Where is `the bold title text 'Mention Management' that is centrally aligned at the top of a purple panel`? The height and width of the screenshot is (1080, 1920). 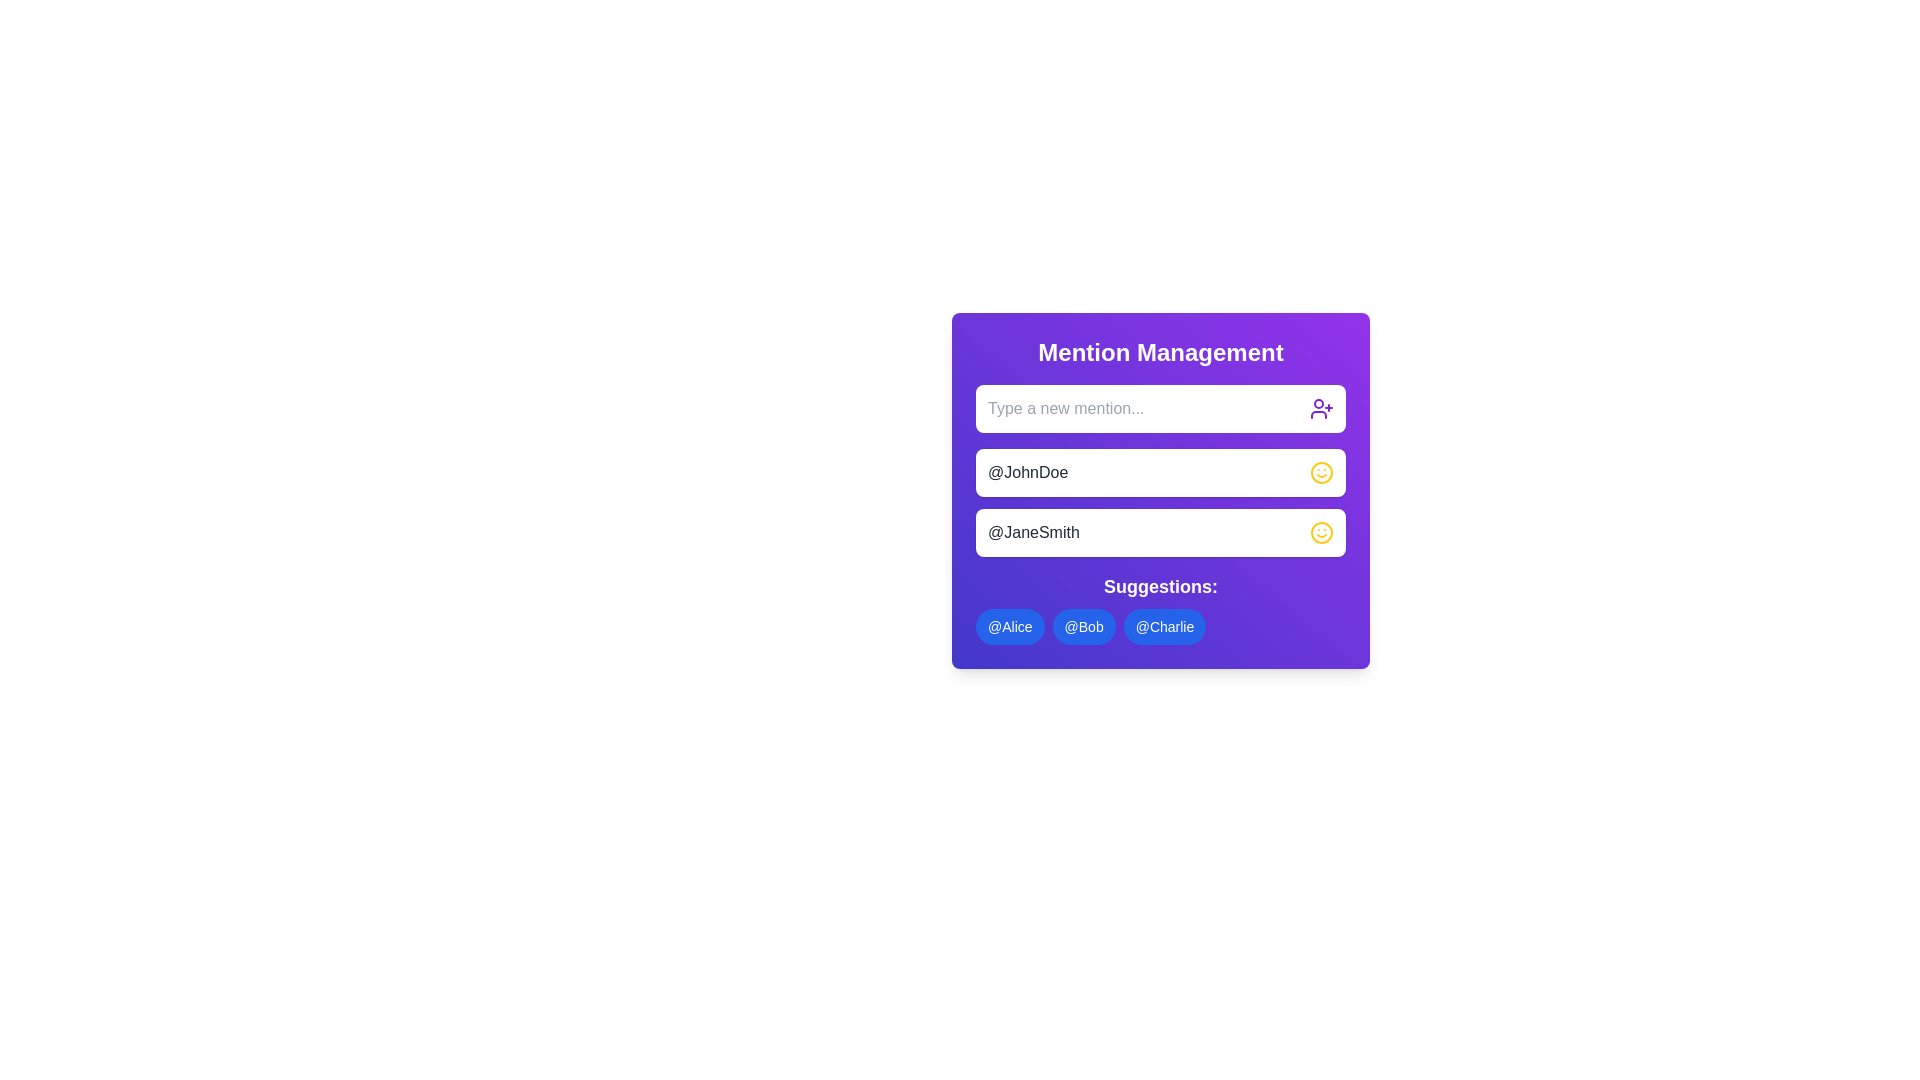 the bold title text 'Mention Management' that is centrally aligned at the top of a purple panel is located at coordinates (1161, 352).